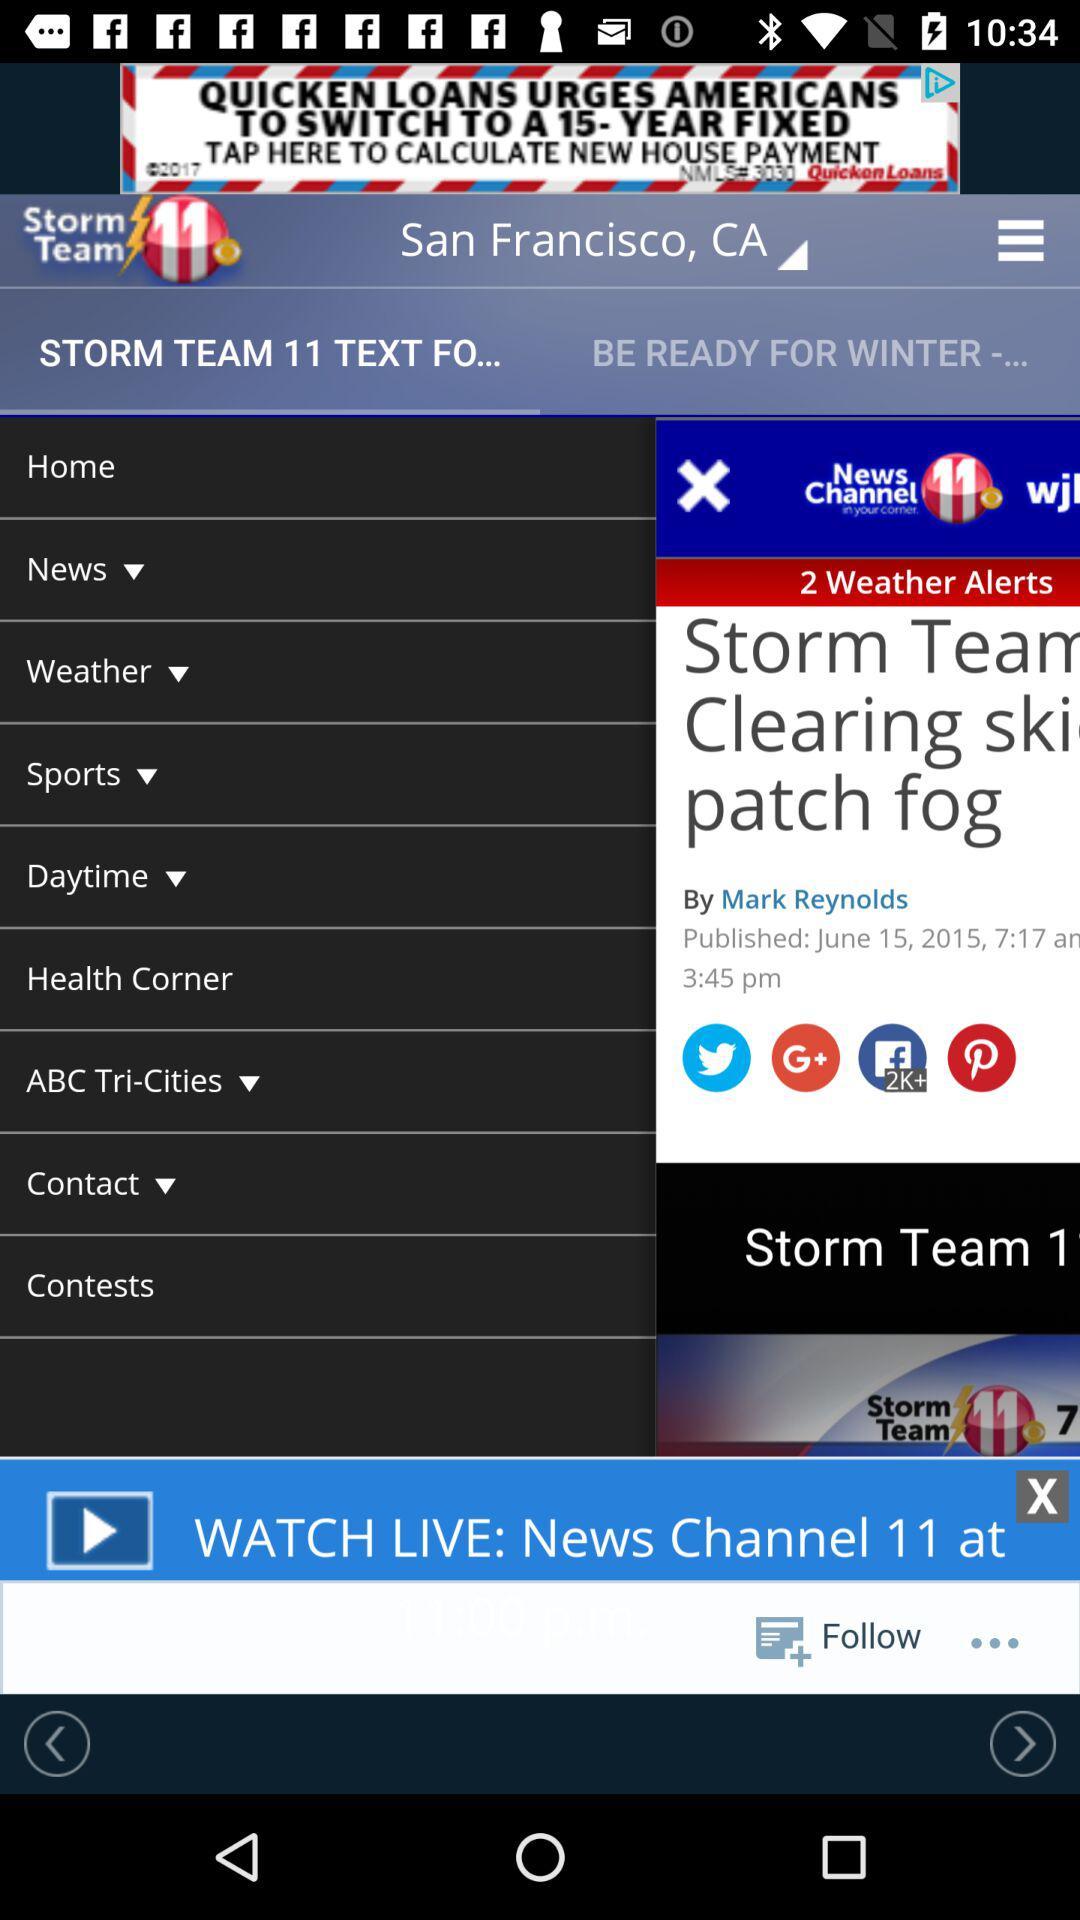 This screenshot has height=1920, width=1080. Describe the element at coordinates (131, 240) in the screenshot. I see `storm team 11 homepage` at that location.